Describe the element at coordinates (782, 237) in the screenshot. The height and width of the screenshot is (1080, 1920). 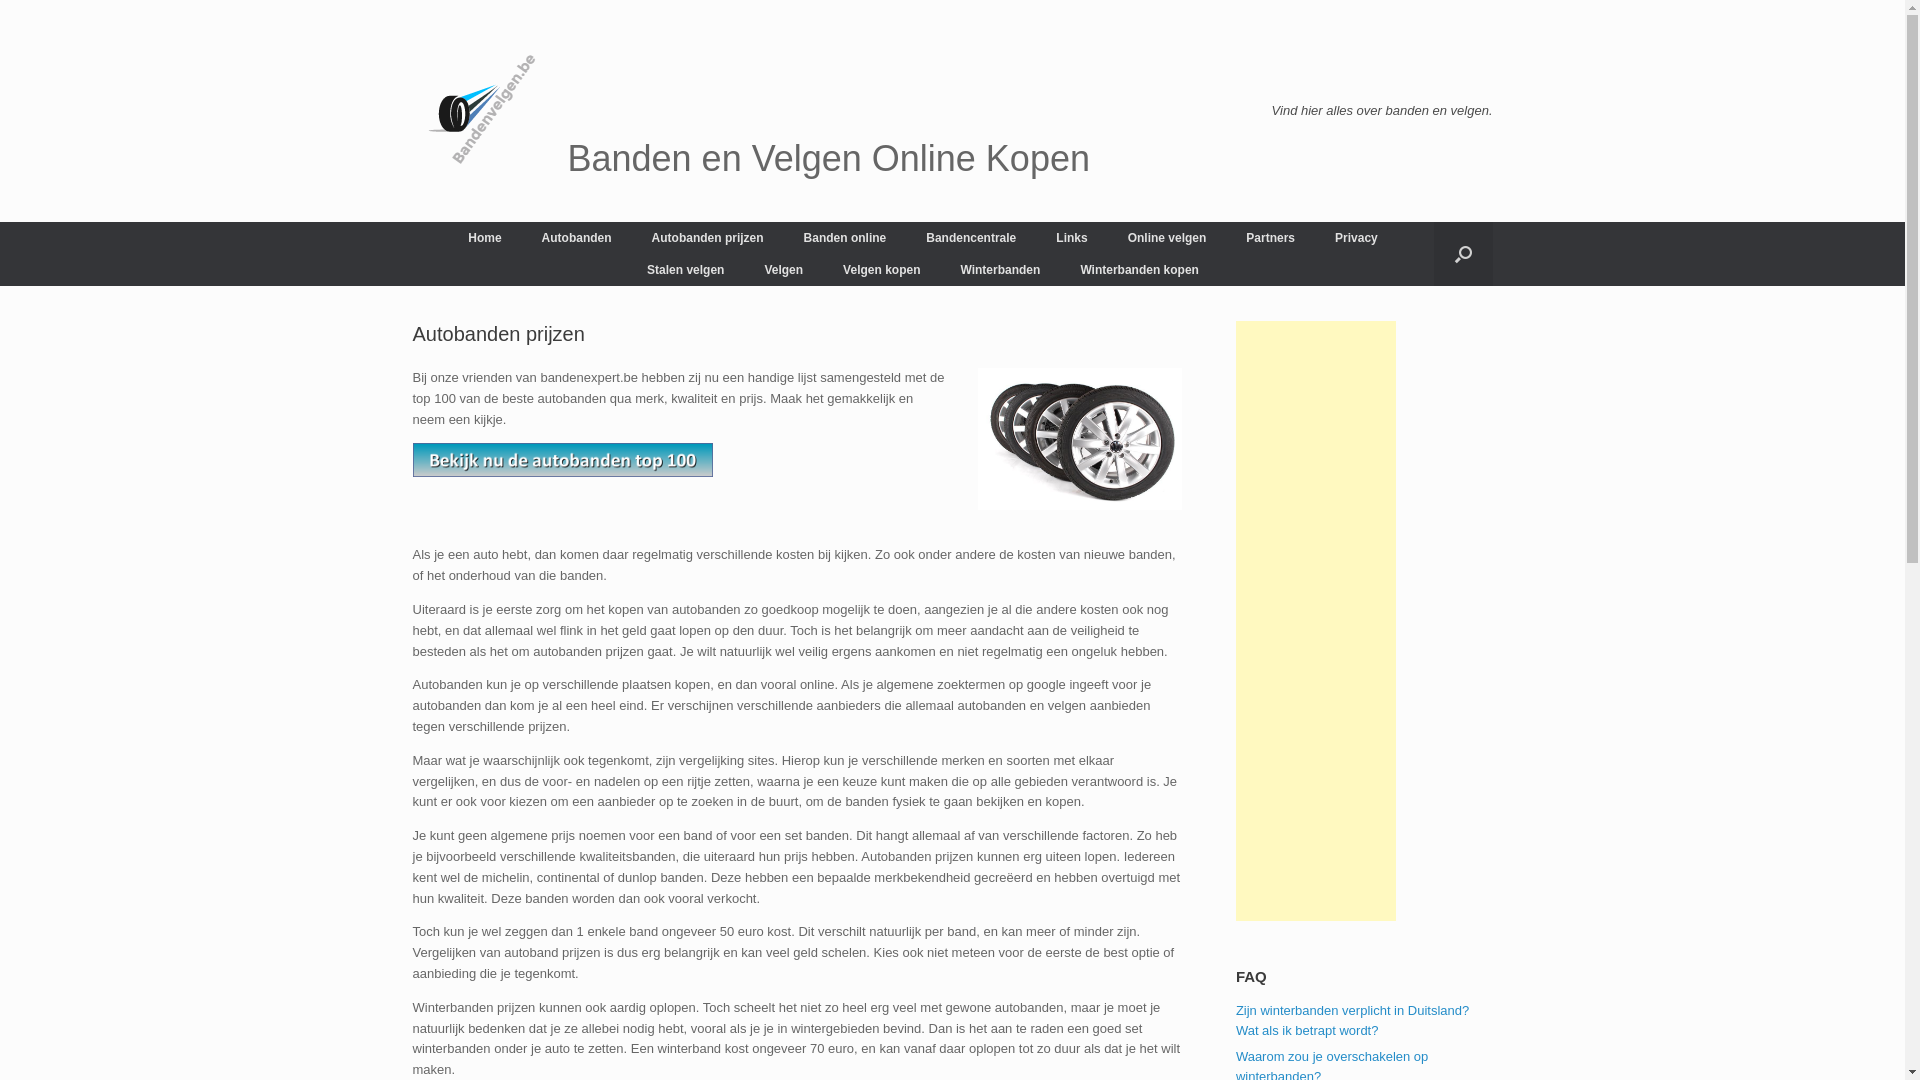
I see `'Banden online'` at that location.